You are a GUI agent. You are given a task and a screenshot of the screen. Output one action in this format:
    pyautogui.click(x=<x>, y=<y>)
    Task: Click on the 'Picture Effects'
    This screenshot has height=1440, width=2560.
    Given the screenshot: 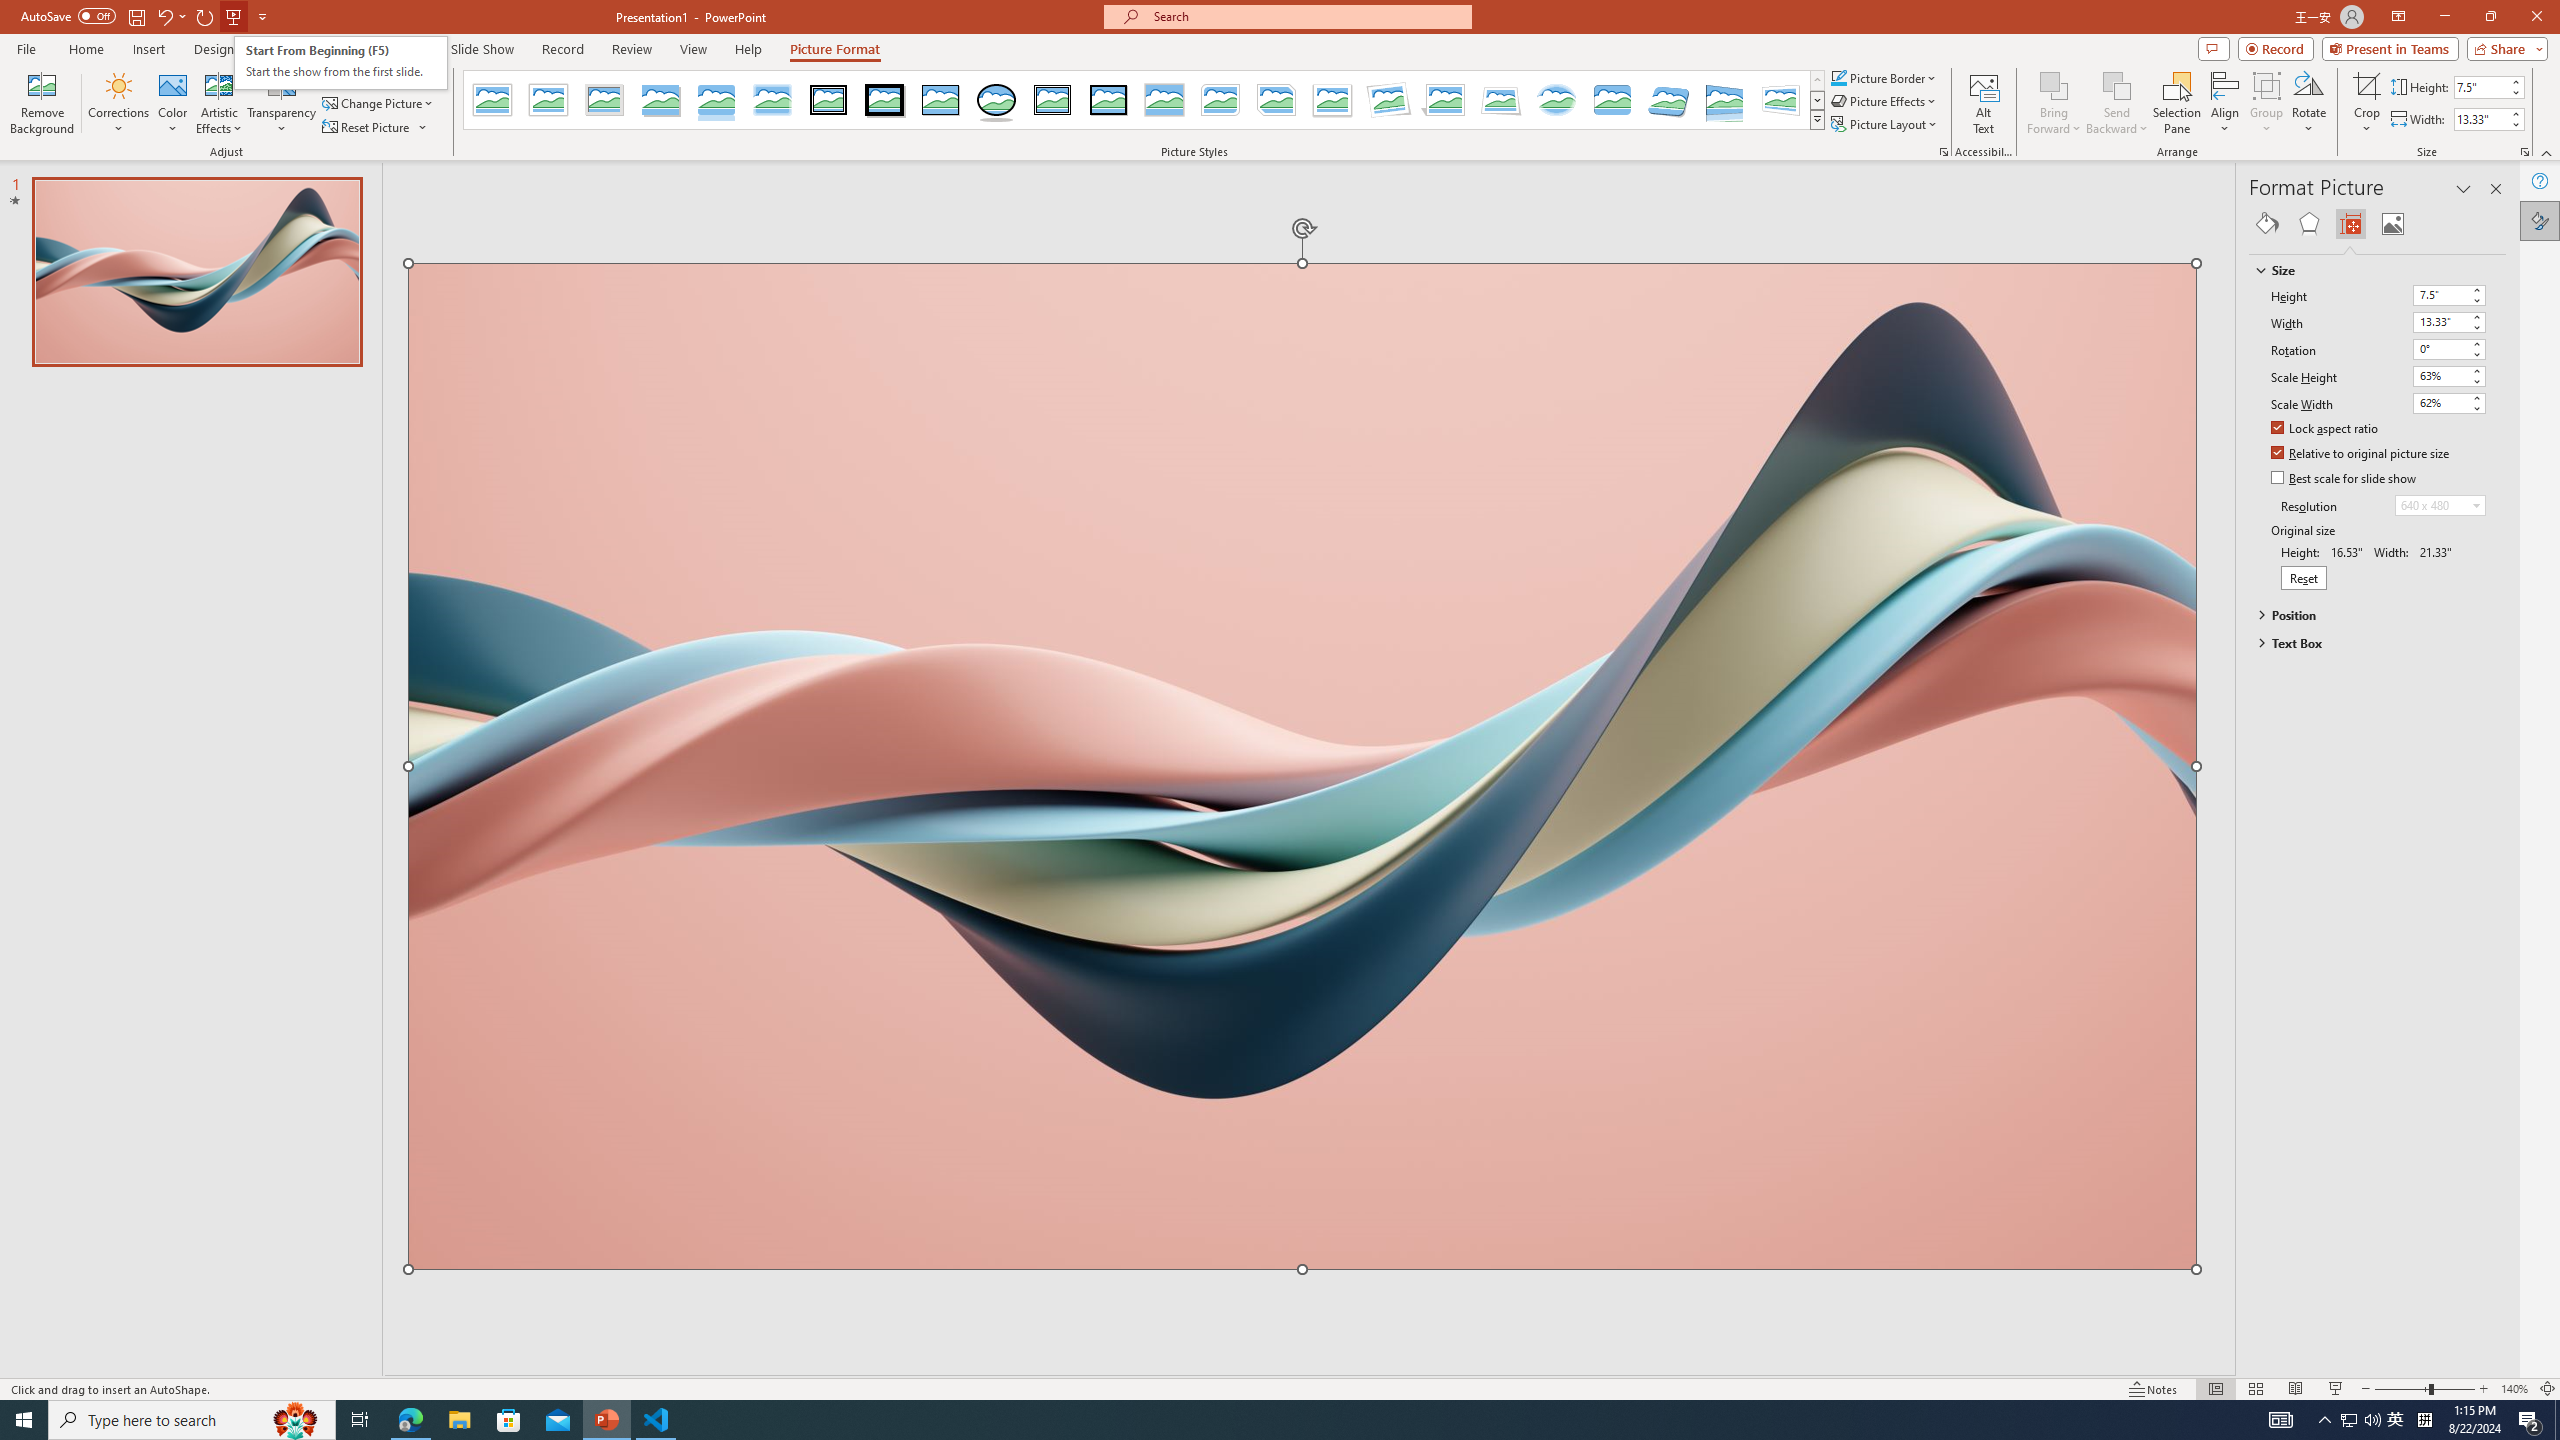 What is the action you would take?
    pyautogui.click(x=1884, y=99)
    